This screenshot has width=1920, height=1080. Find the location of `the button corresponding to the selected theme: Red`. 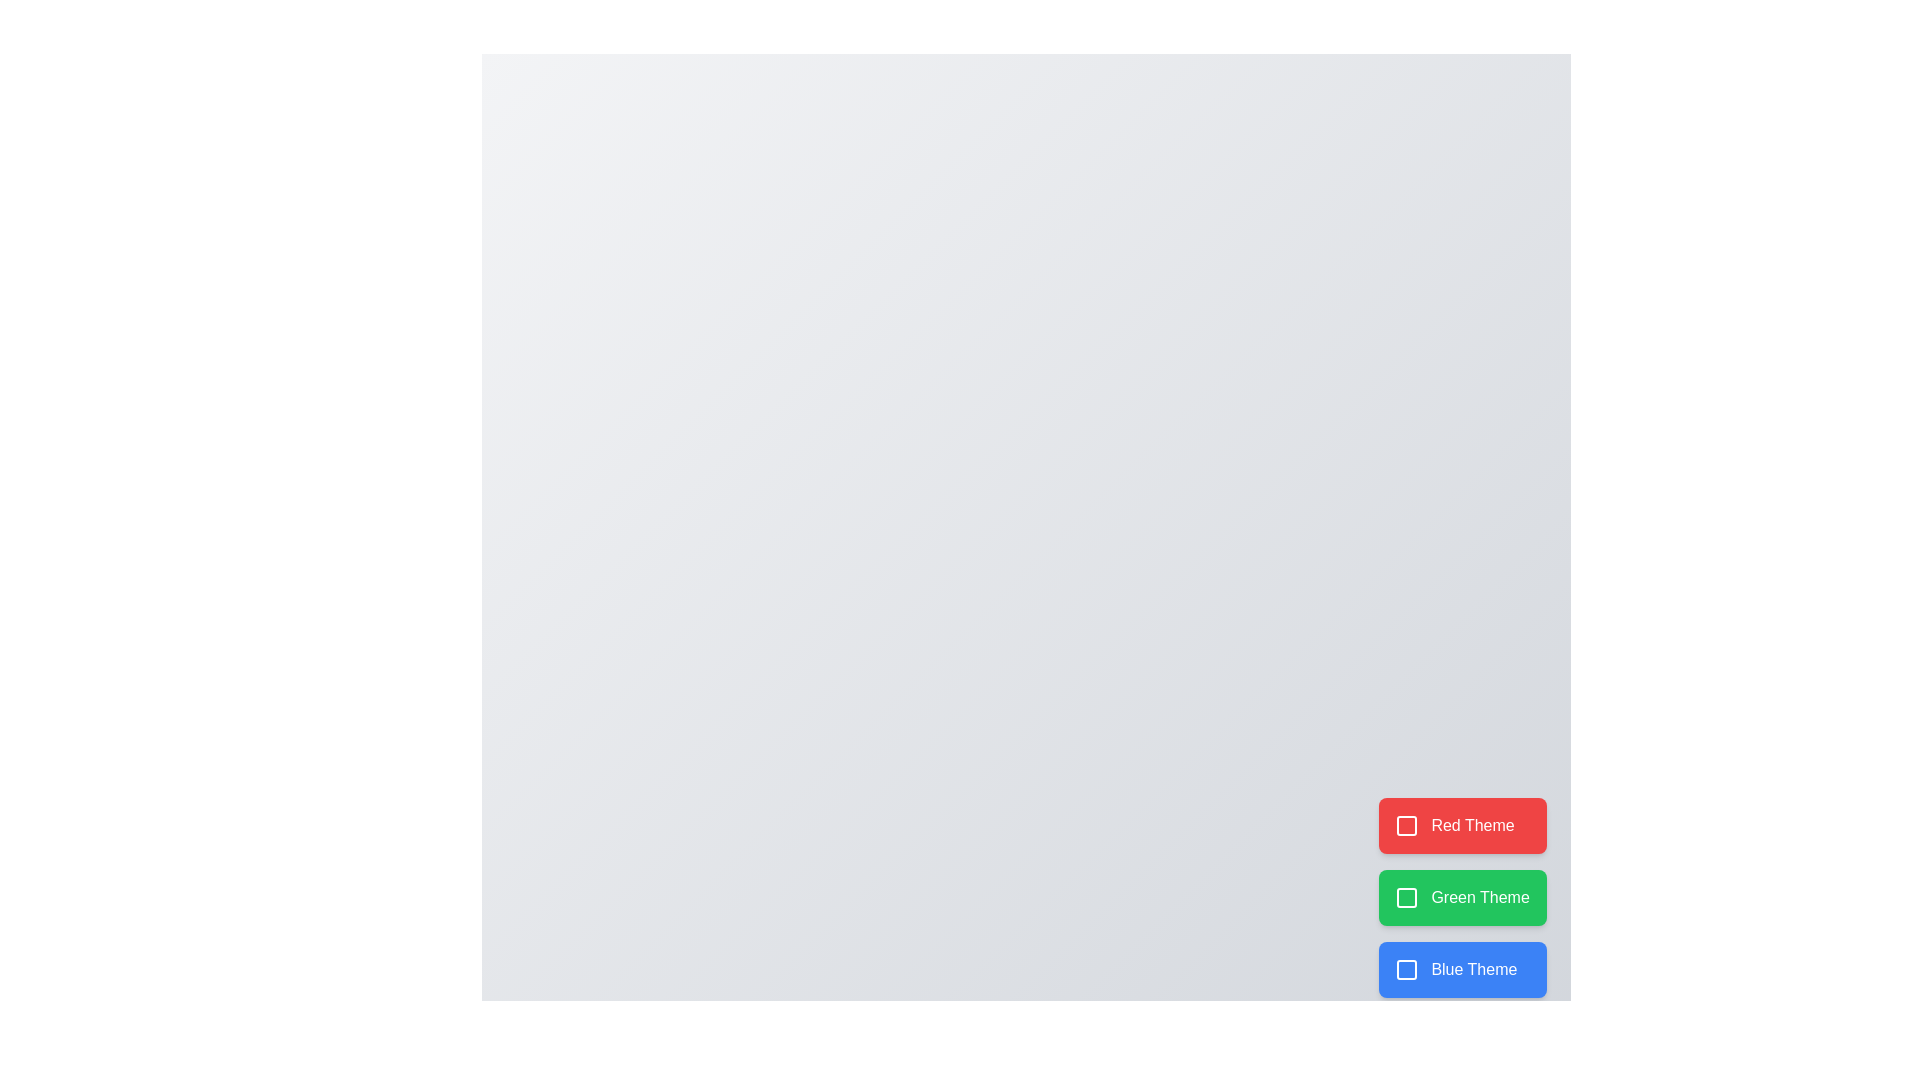

the button corresponding to the selected theme: Red is located at coordinates (1463, 825).